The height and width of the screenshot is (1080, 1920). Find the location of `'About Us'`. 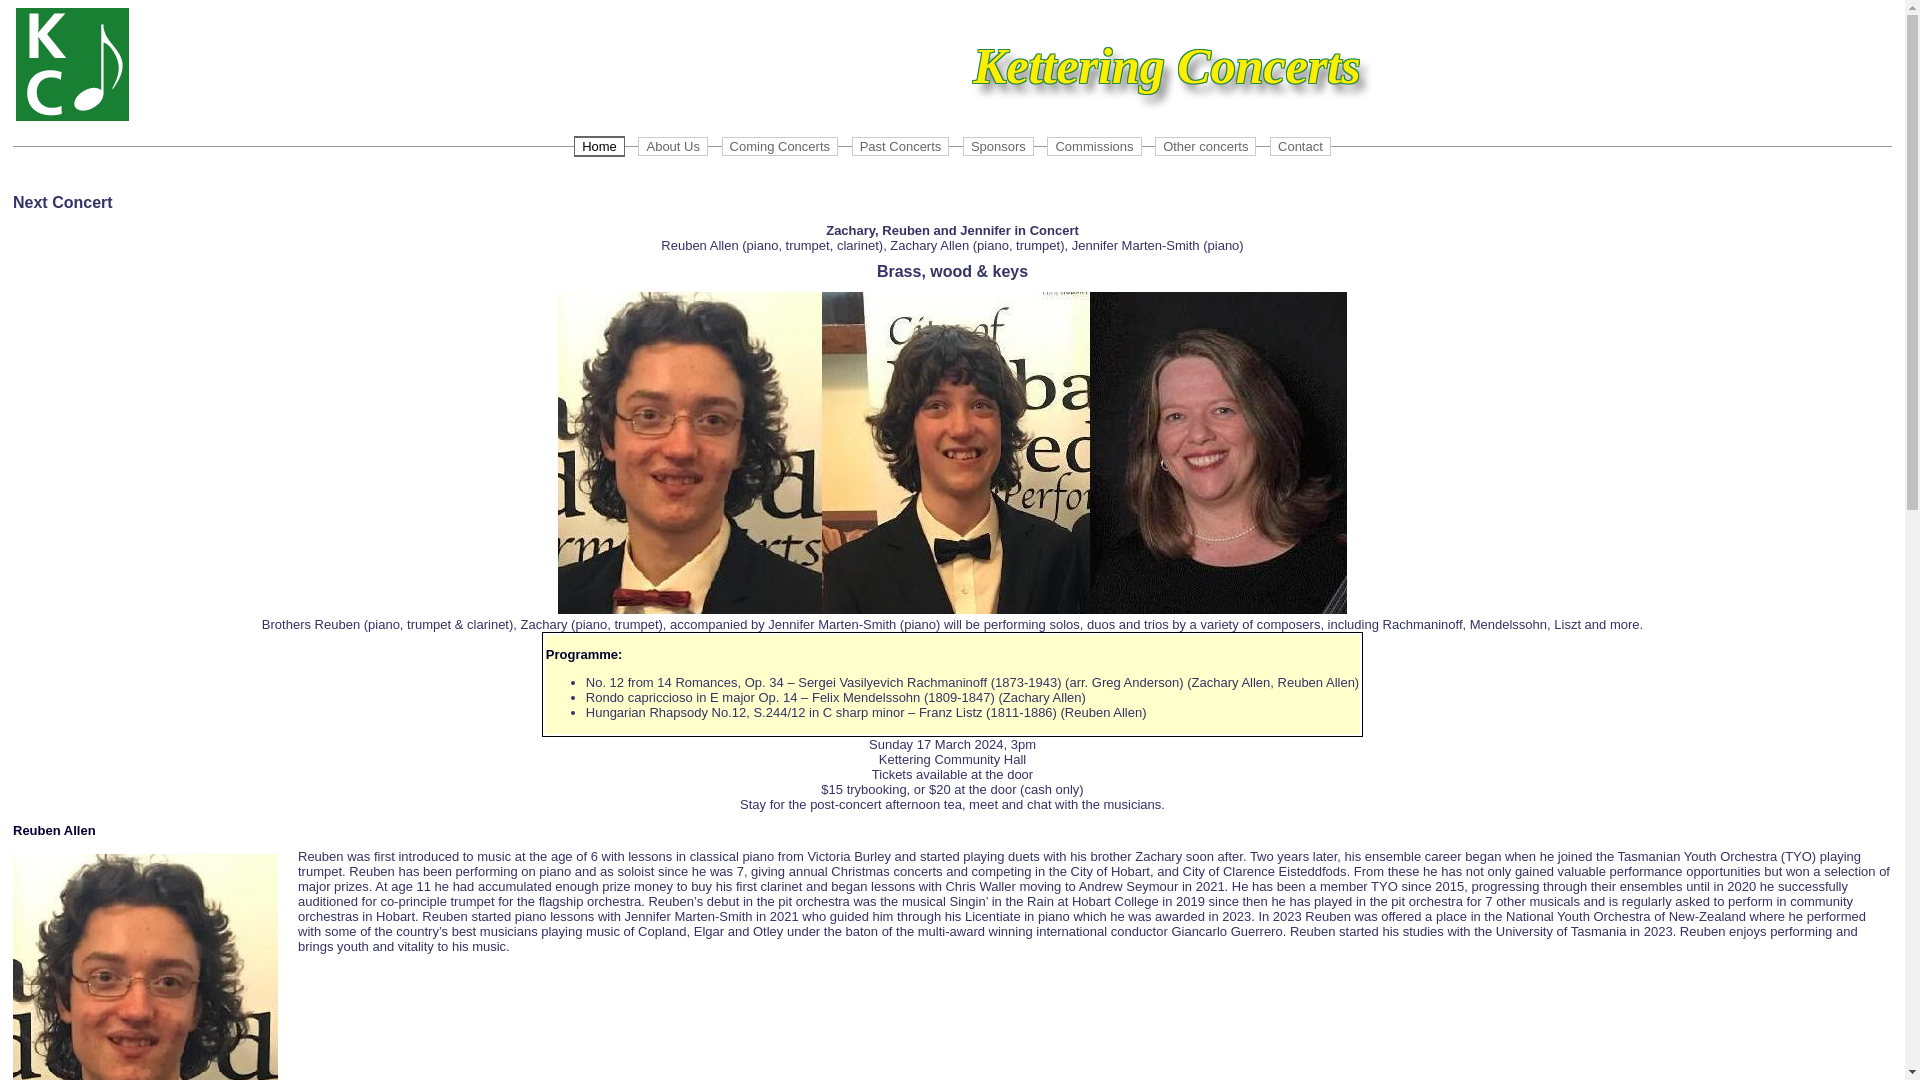

'About Us' is located at coordinates (672, 145).